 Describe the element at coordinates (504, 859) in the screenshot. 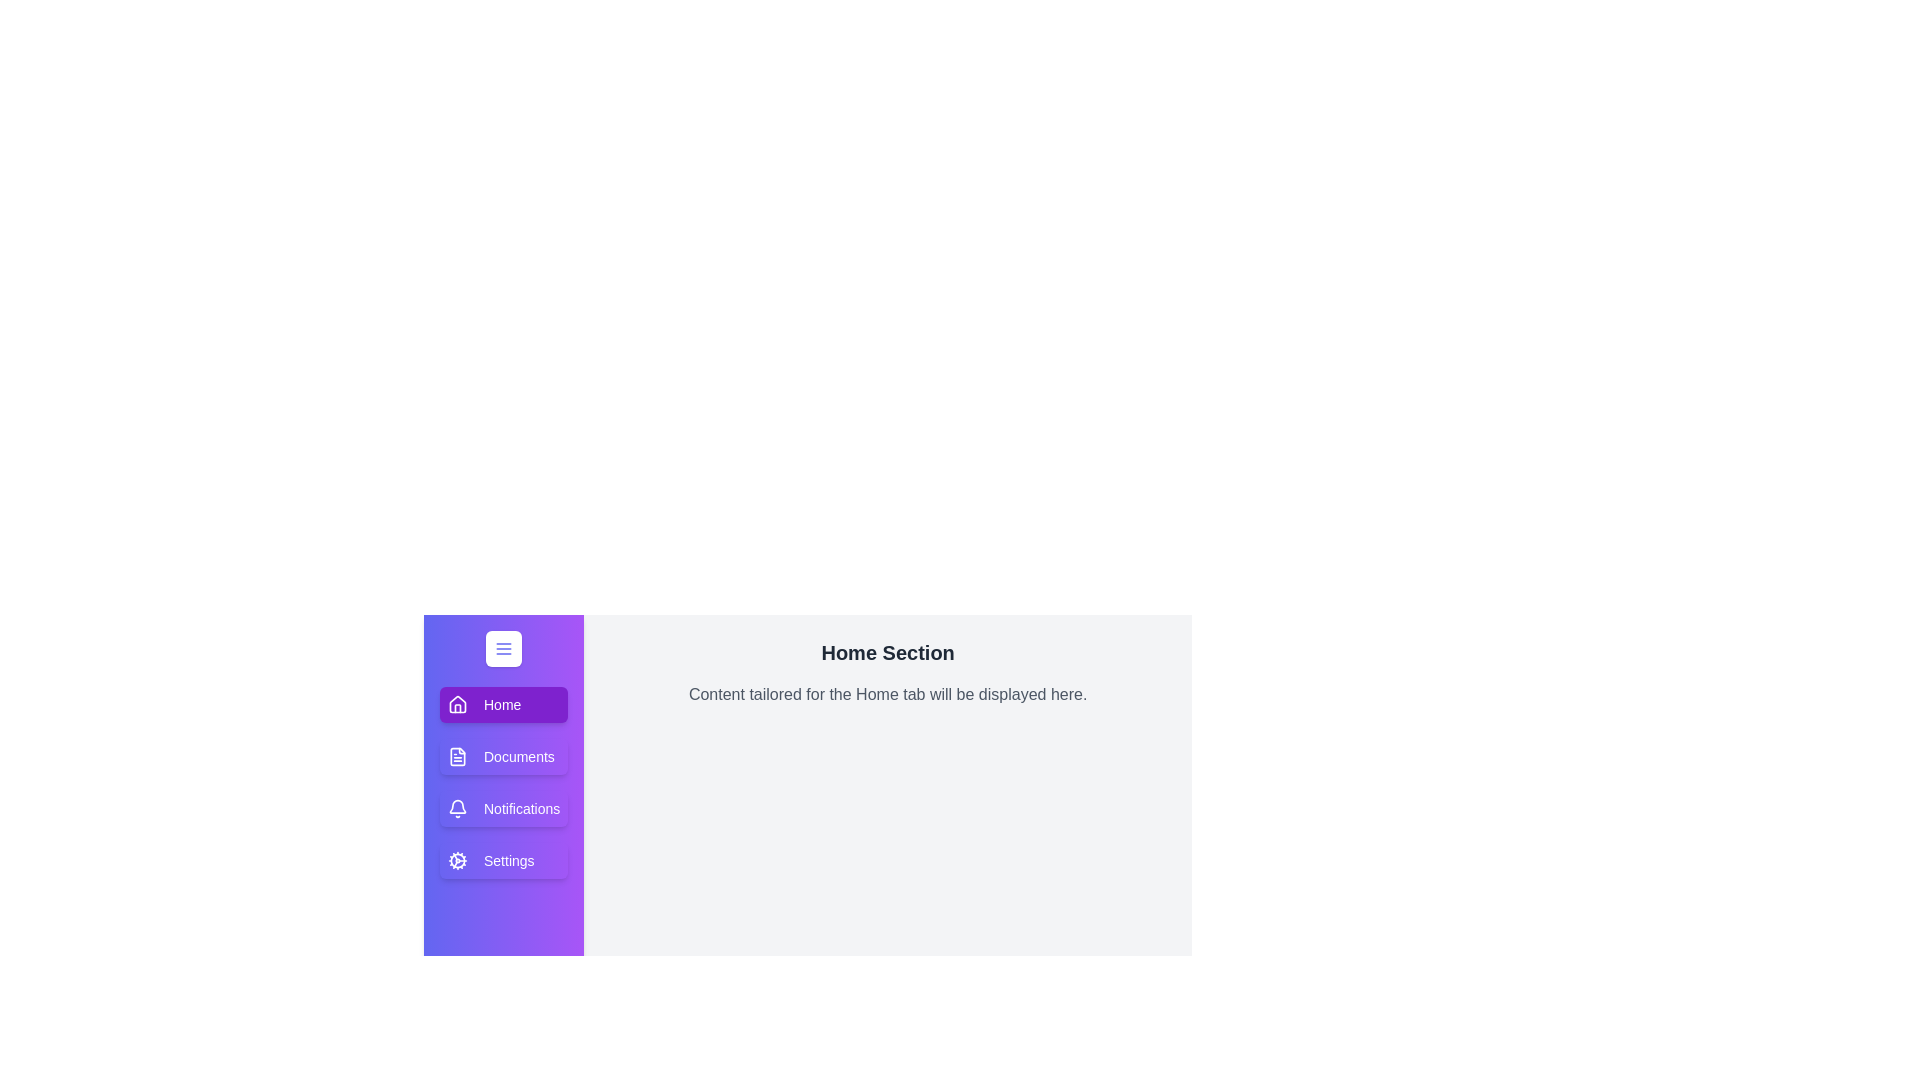

I see `the Settings tab to view its content` at that location.